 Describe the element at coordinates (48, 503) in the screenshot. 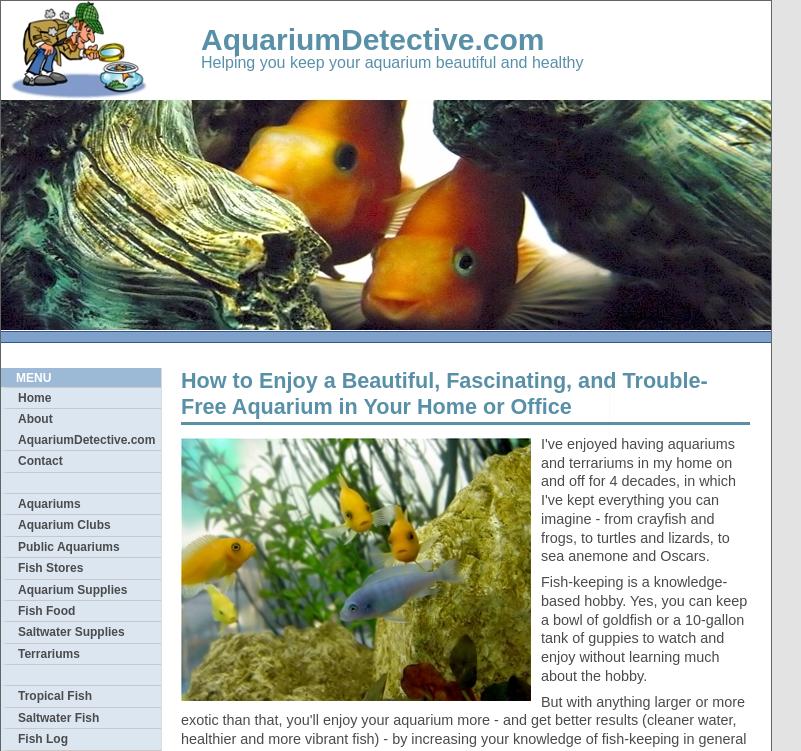

I see `'Aquariums'` at that location.